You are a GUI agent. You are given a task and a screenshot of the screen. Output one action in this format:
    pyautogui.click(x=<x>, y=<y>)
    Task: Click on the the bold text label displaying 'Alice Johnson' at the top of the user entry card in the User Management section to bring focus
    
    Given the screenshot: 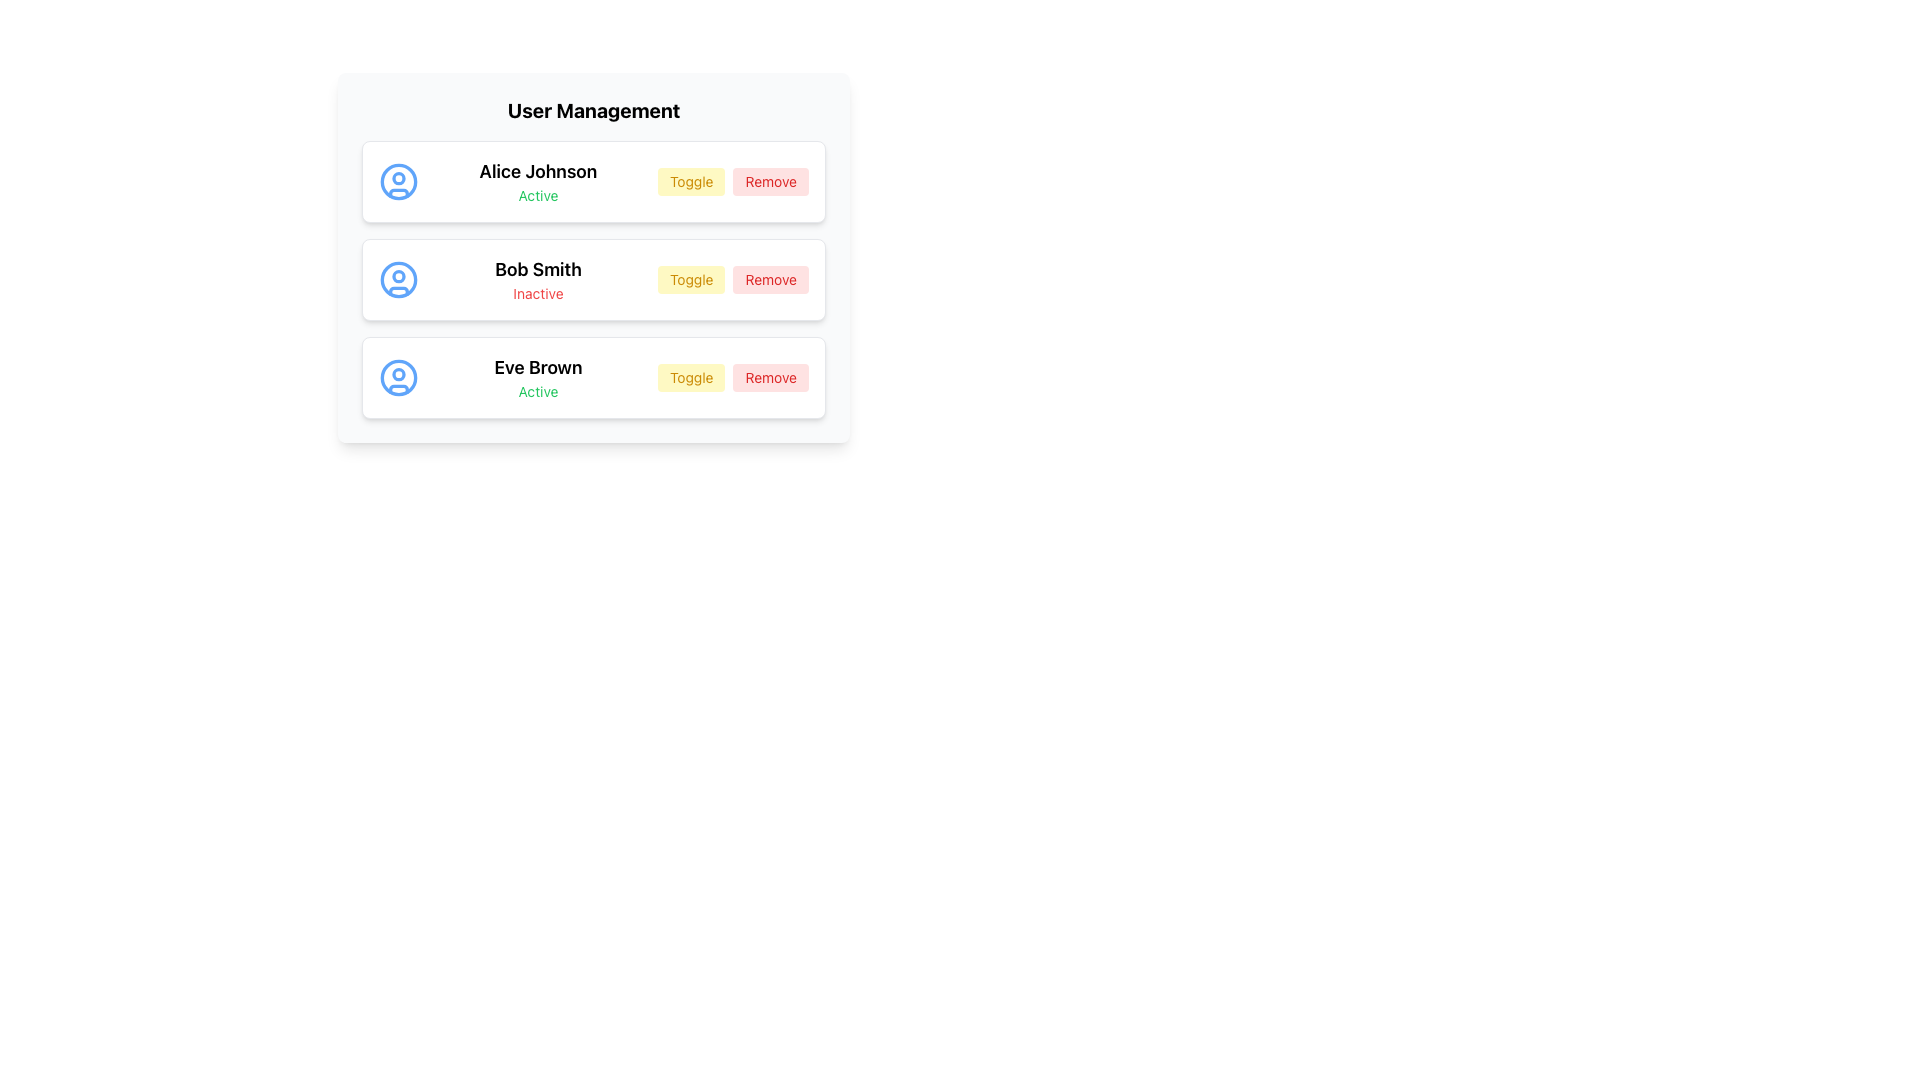 What is the action you would take?
    pyautogui.click(x=538, y=171)
    